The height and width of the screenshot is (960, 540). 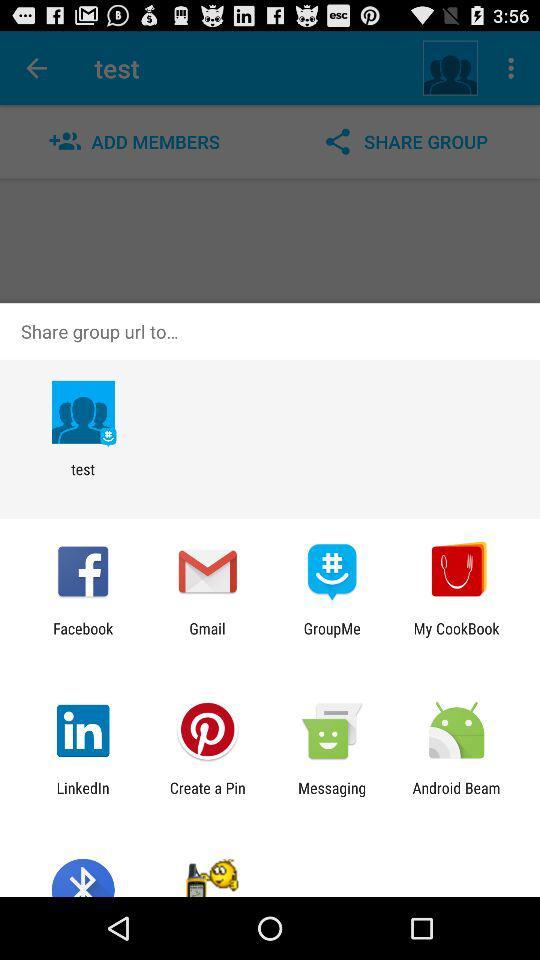 What do you see at coordinates (206, 636) in the screenshot?
I see `gmail icon` at bounding box center [206, 636].